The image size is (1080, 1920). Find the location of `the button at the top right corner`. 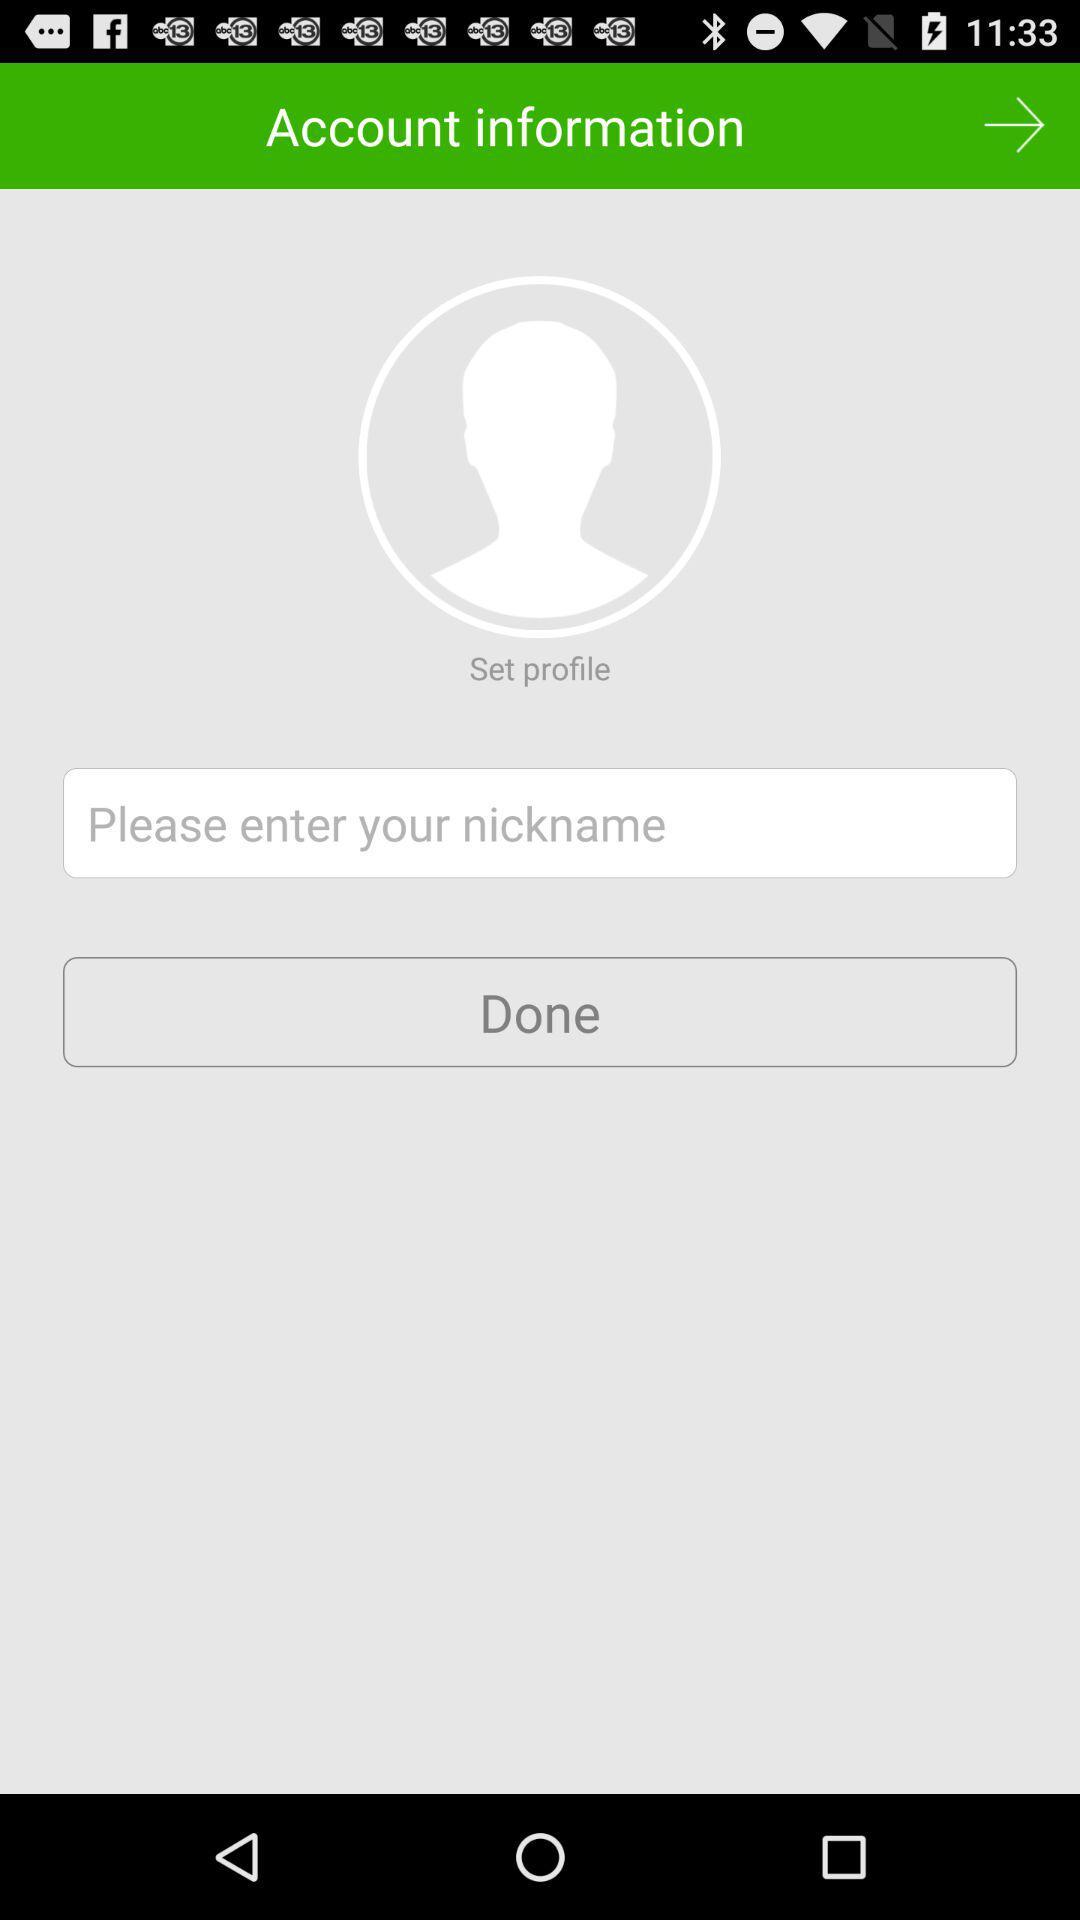

the button at the top right corner is located at coordinates (1014, 124).